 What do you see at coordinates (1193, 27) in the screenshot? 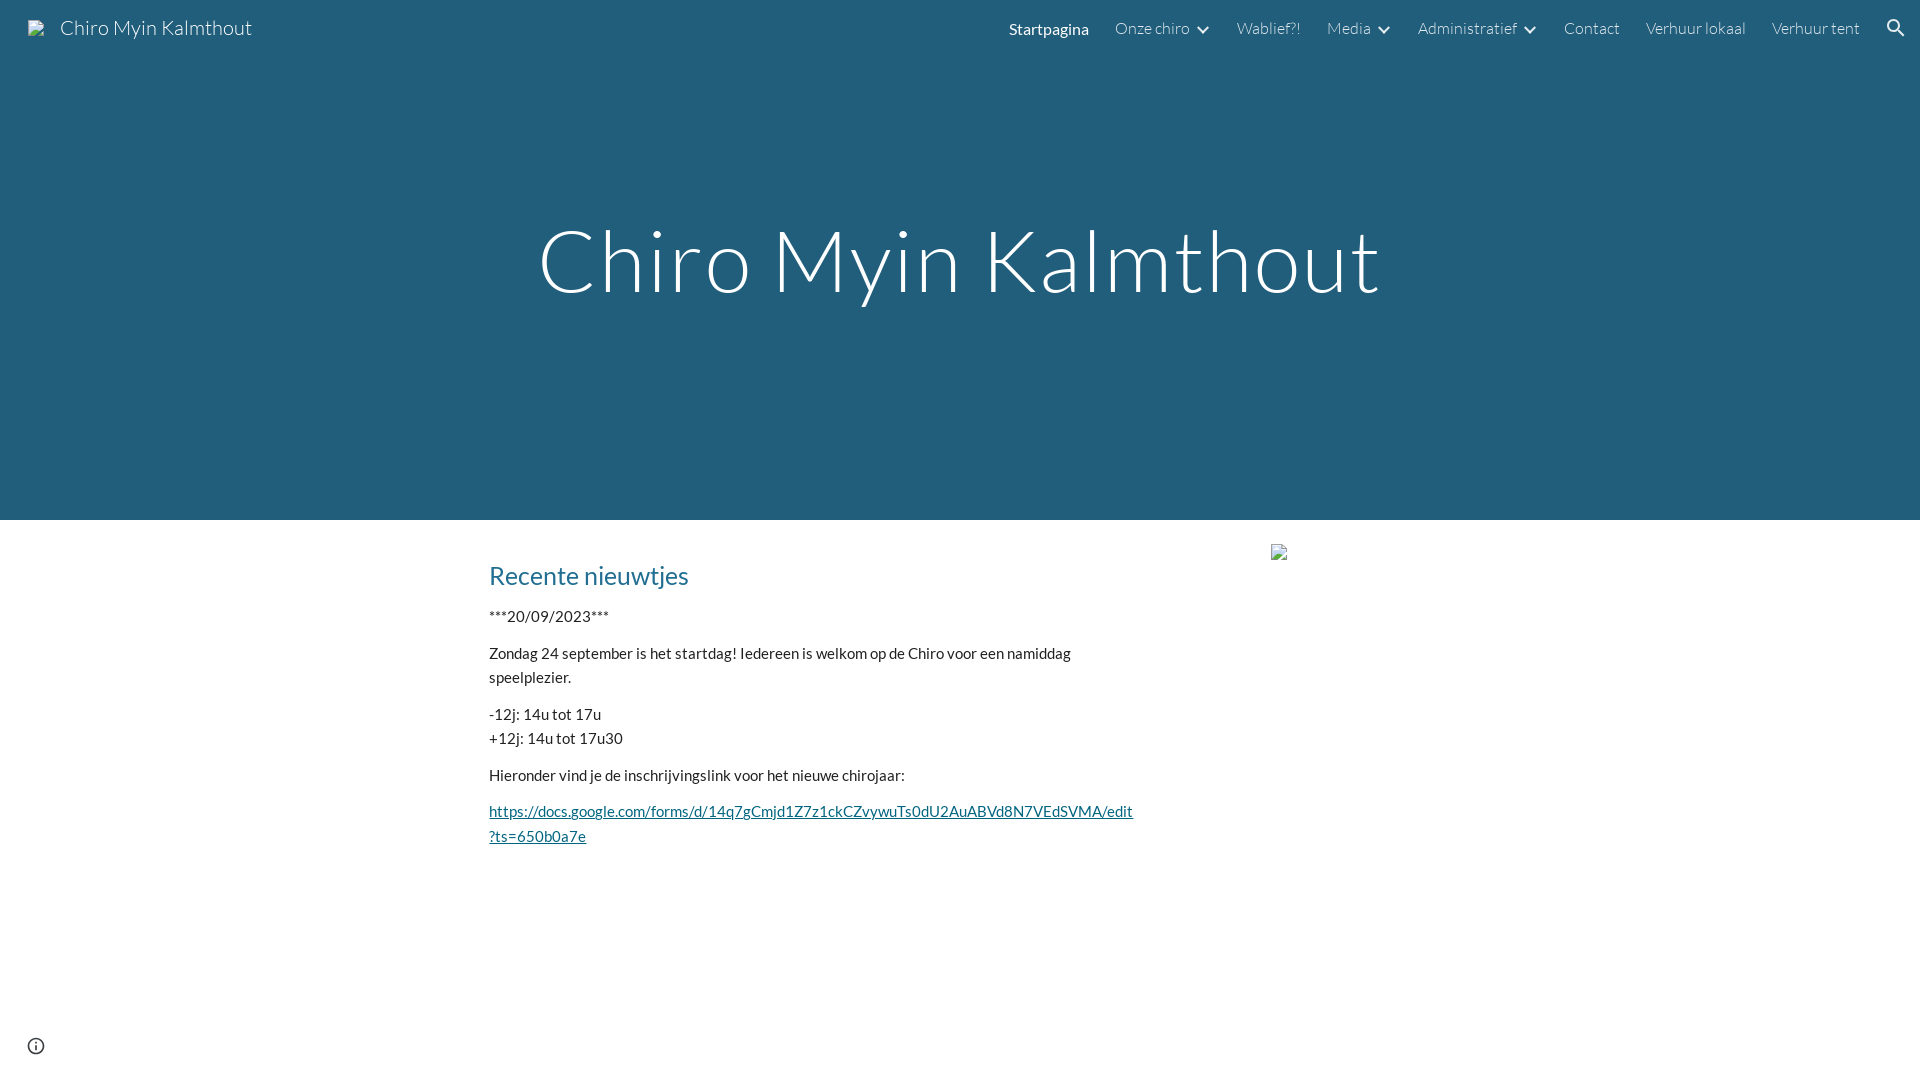
I see `'Expand/Collapse'` at bounding box center [1193, 27].